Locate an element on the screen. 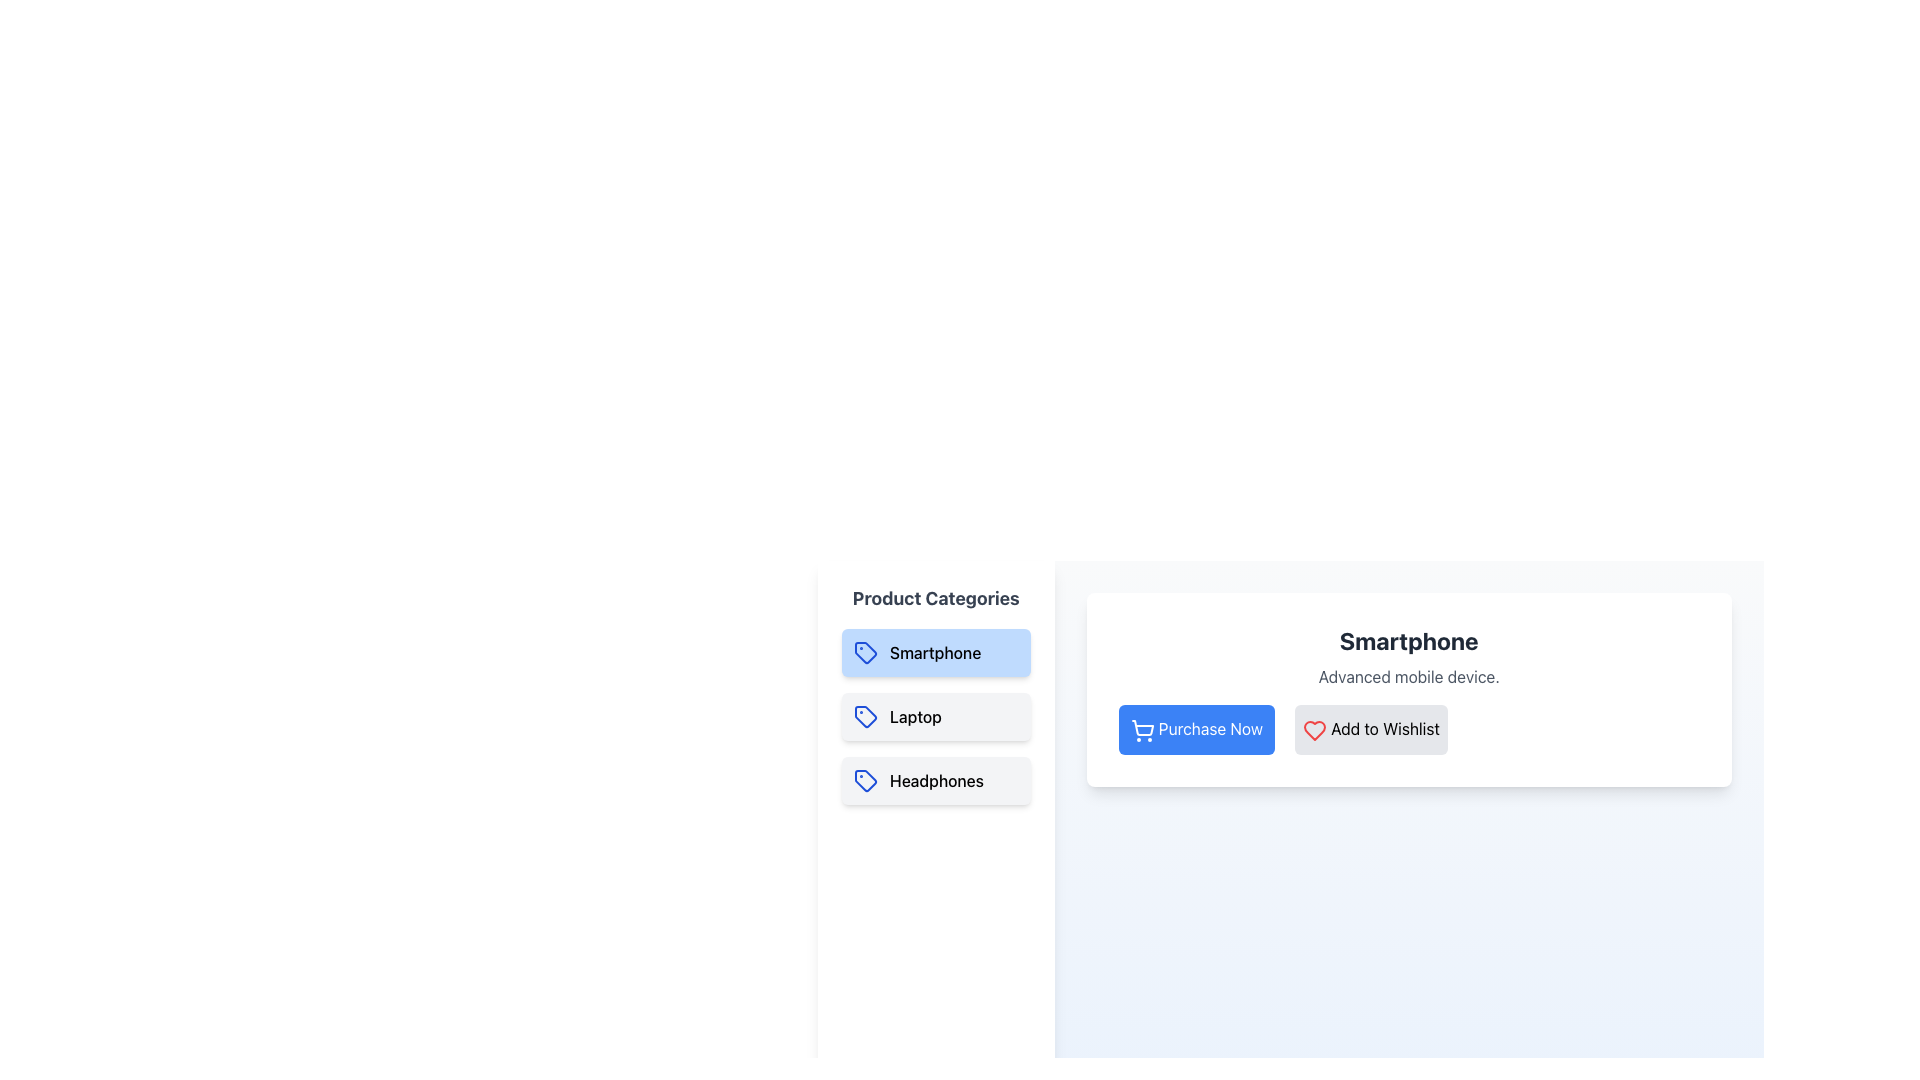  the blue 'Purchase Now' button with rounded corners is located at coordinates (1196, 729).